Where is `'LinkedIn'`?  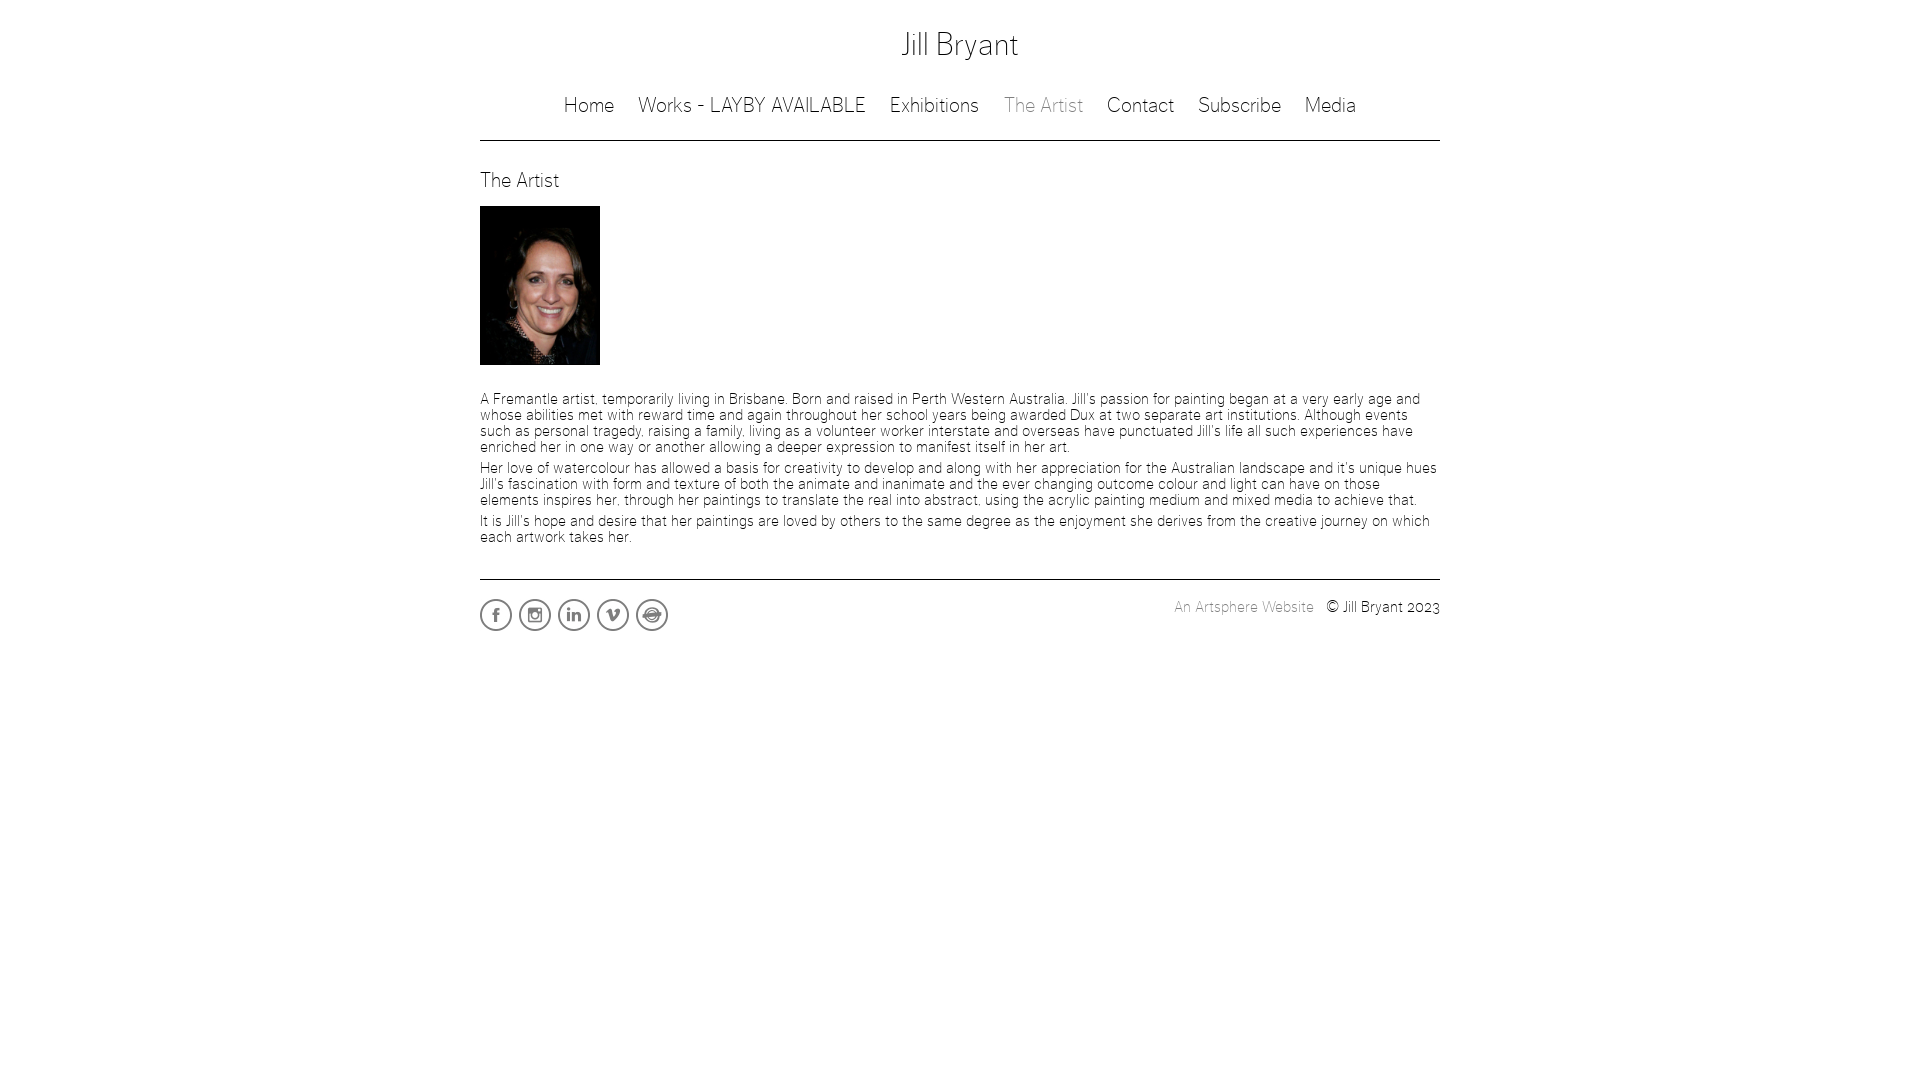 'LinkedIn' is located at coordinates (574, 628).